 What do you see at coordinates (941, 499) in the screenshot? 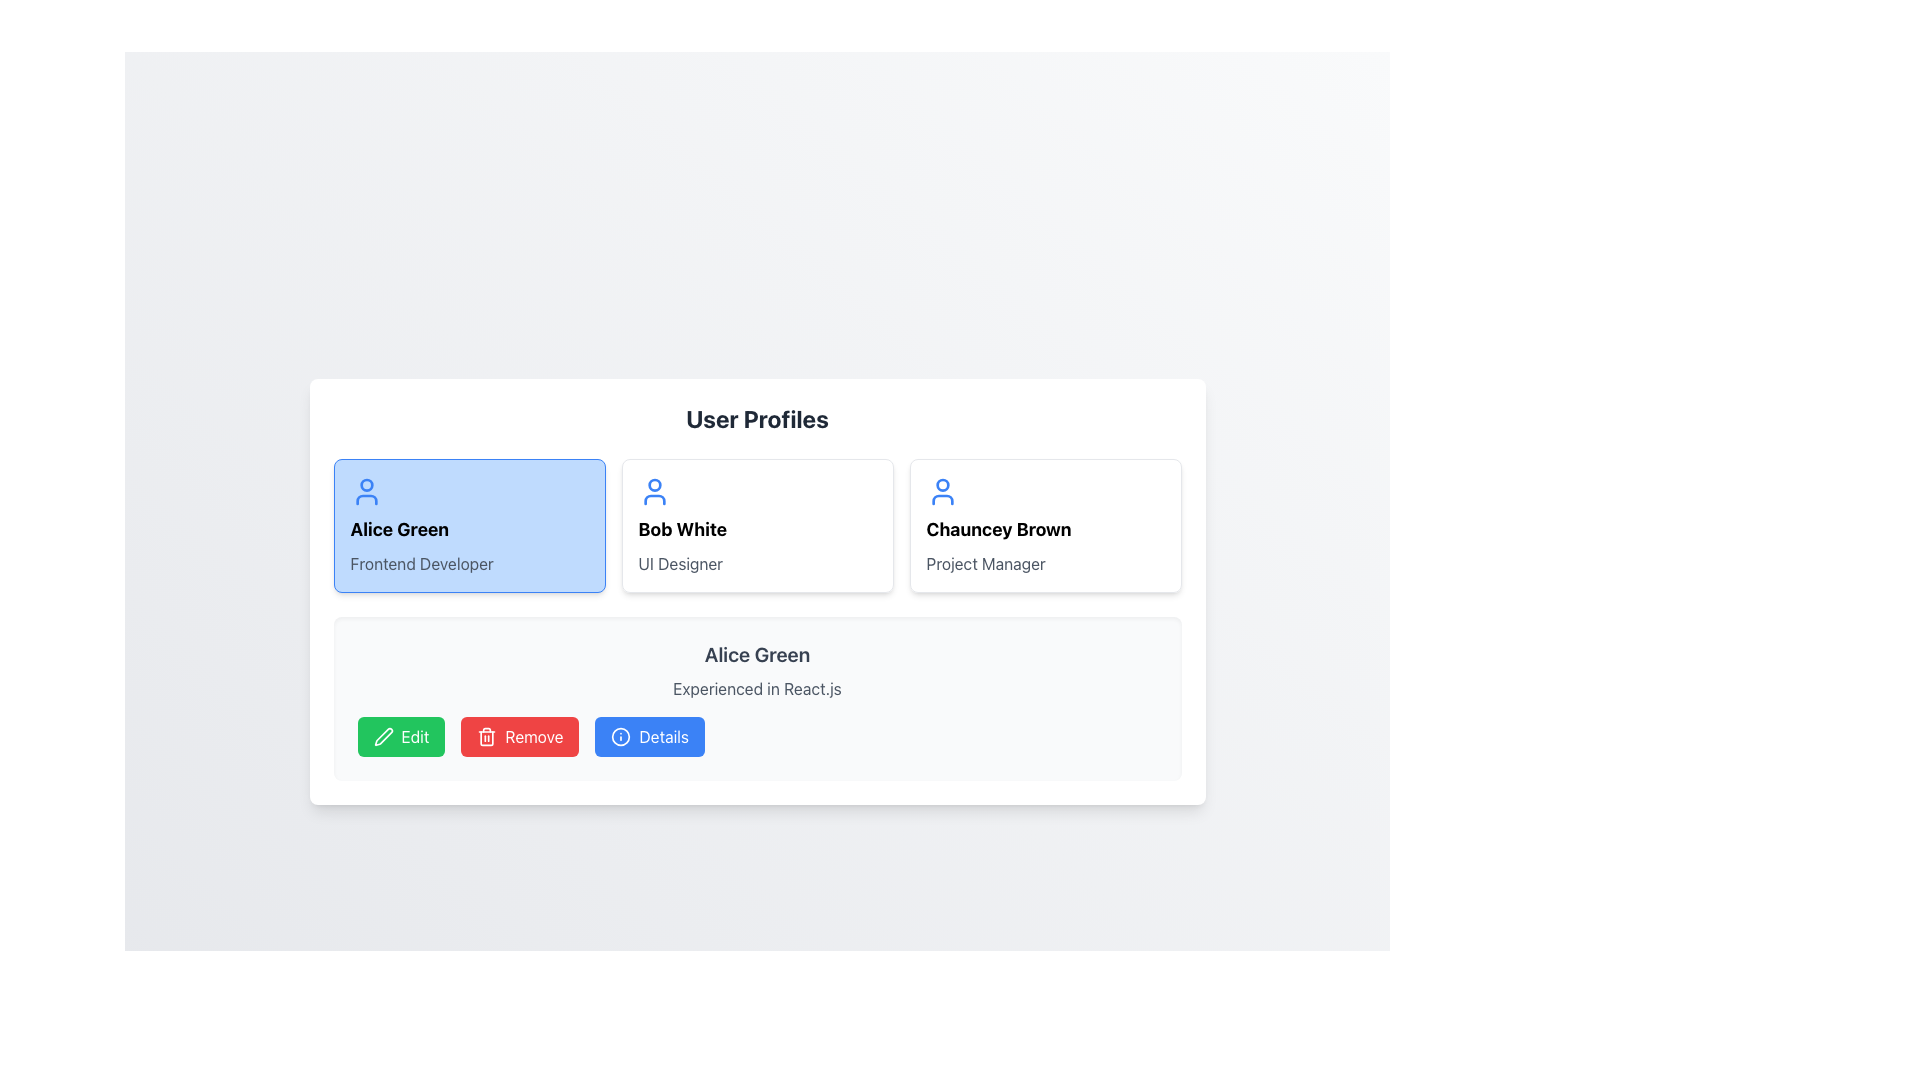
I see `the blue curved line representing part of the user icon within the Chauncey Brown profile card in the user profiles section` at bounding box center [941, 499].